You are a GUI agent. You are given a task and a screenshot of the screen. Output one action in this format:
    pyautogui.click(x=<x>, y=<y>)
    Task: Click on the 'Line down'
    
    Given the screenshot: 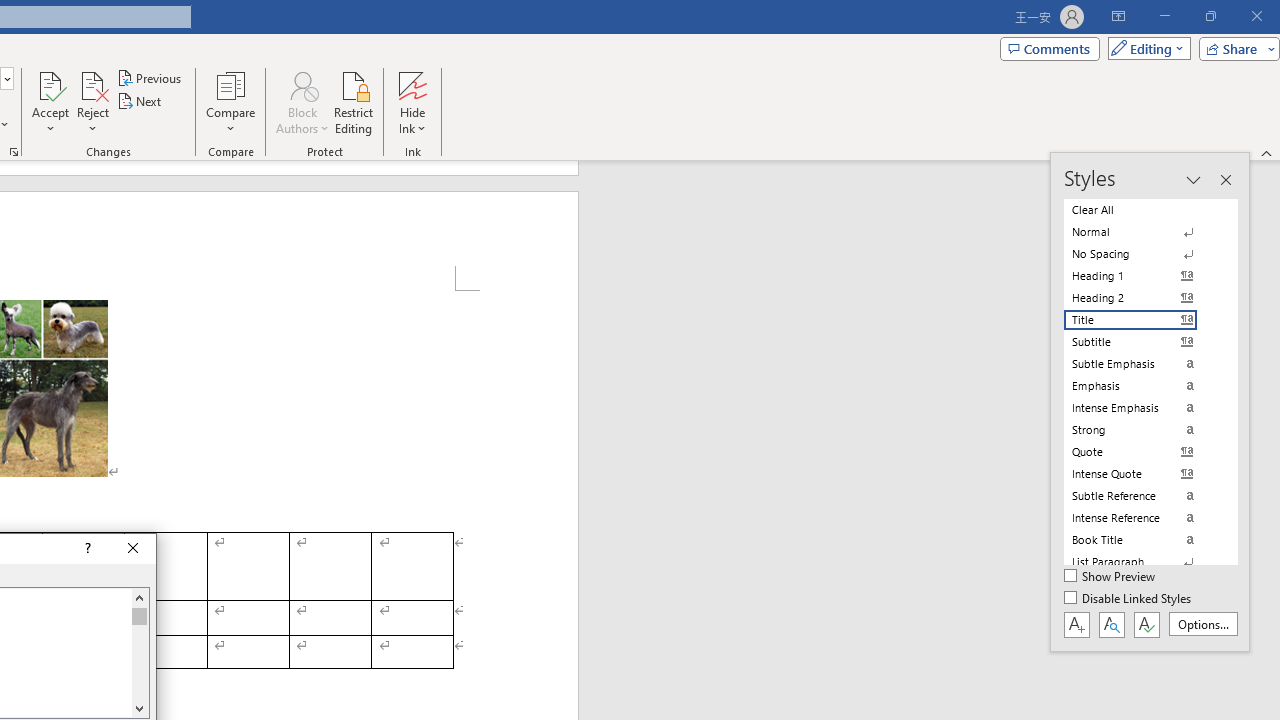 What is the action you would take?
    pyautogui.click(x=138, y=707)
    